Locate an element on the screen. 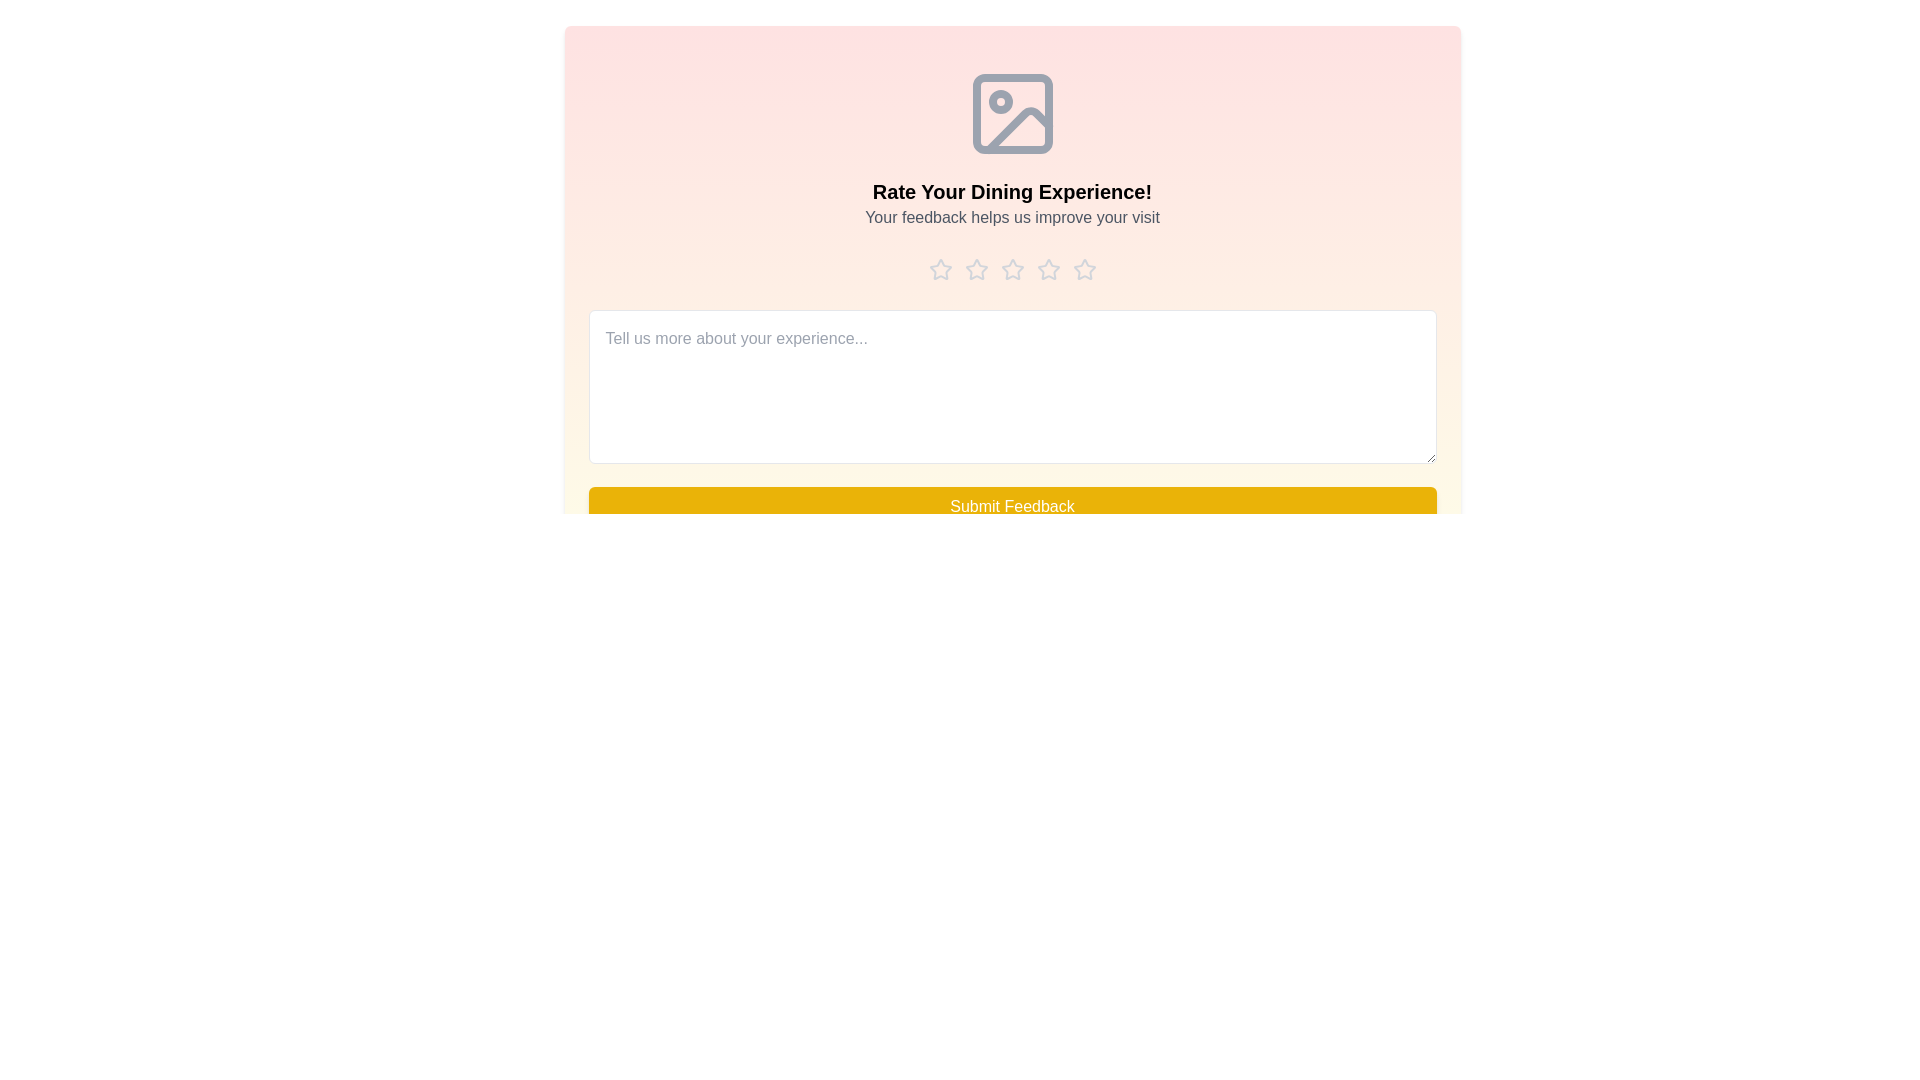  the star corresponding to the rating 1 to preview it is located at coordinates (939, 270).